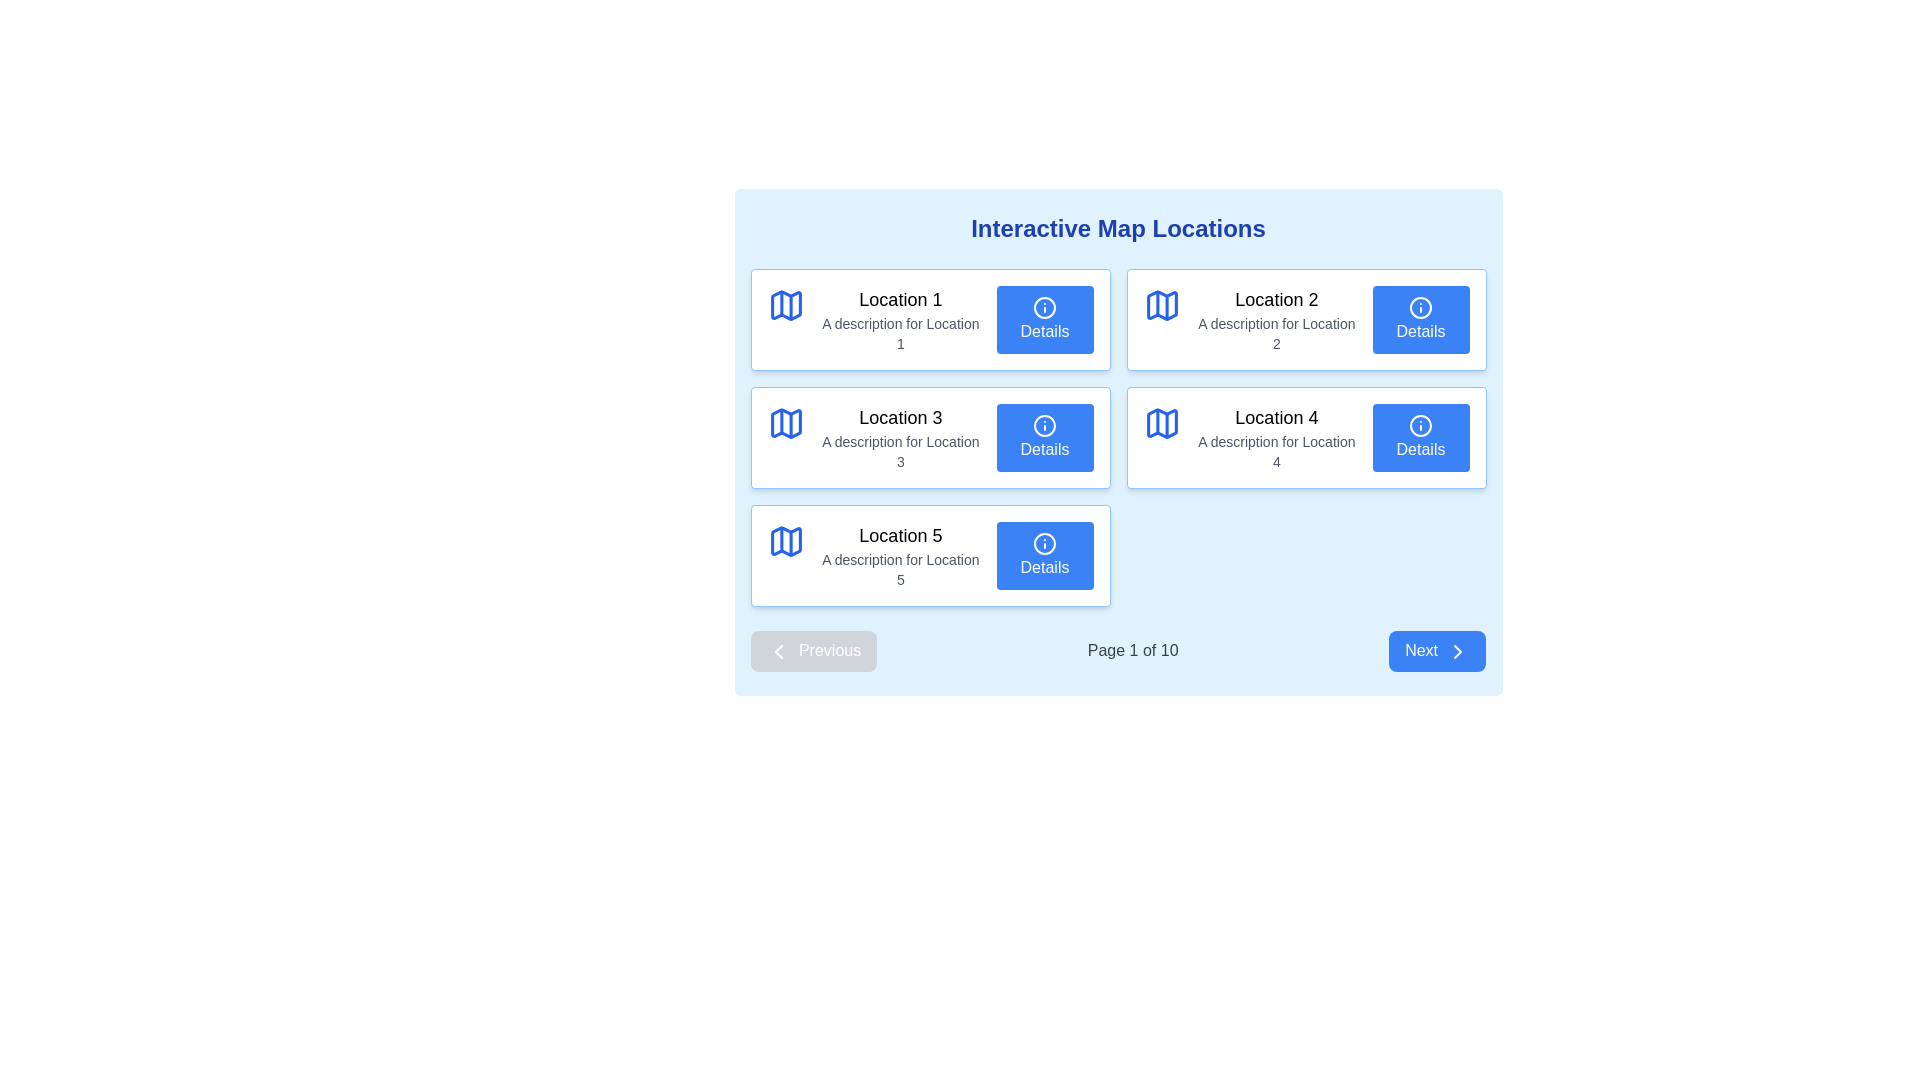 This screenshot has height=1080, width=1920. What do you see at coordinates (899, 319) in the screenshot?
I see `the text label that provides information about 'Location 1', which is the top-left card in a grid of interactive map locations, located to the right of a blue map icon and adjacent to a blue 'Details' button` at bounding box center [899, 319].